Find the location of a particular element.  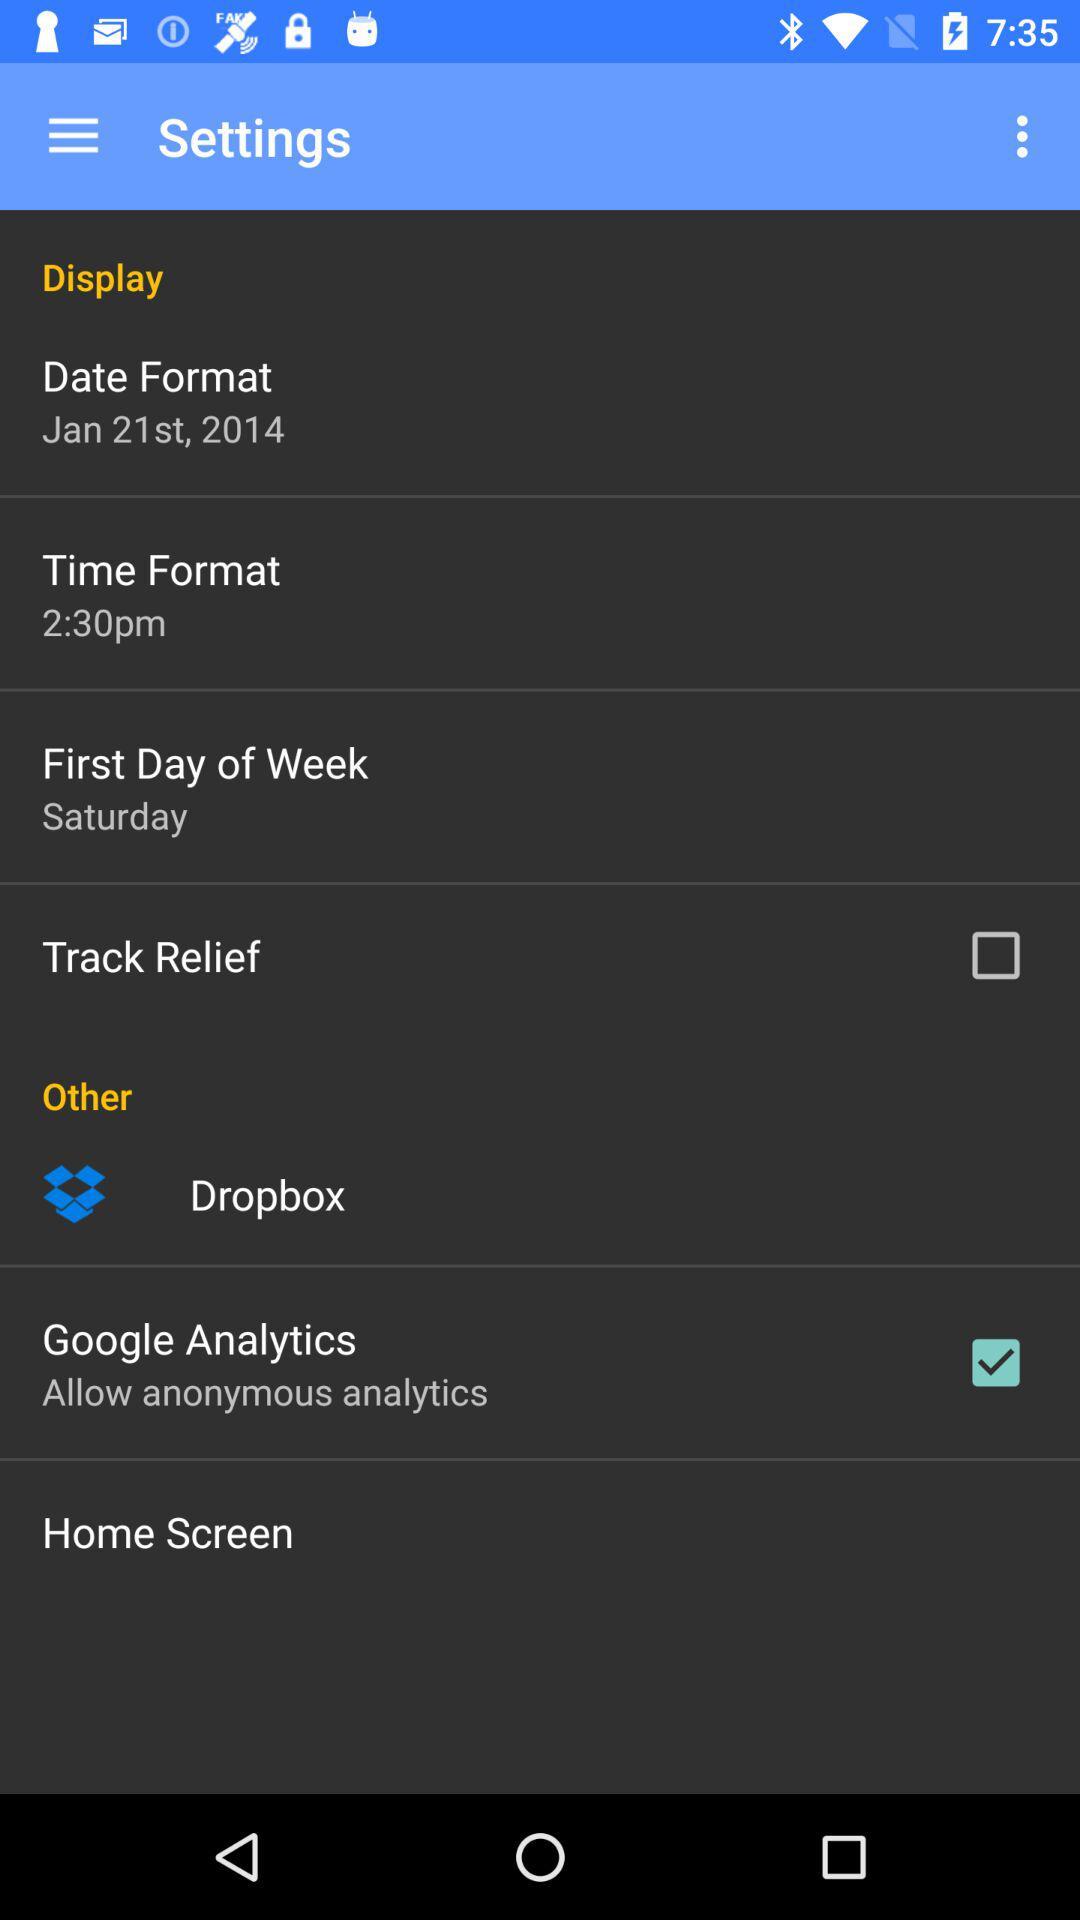

first day of app is located at coordinates (205, 761).